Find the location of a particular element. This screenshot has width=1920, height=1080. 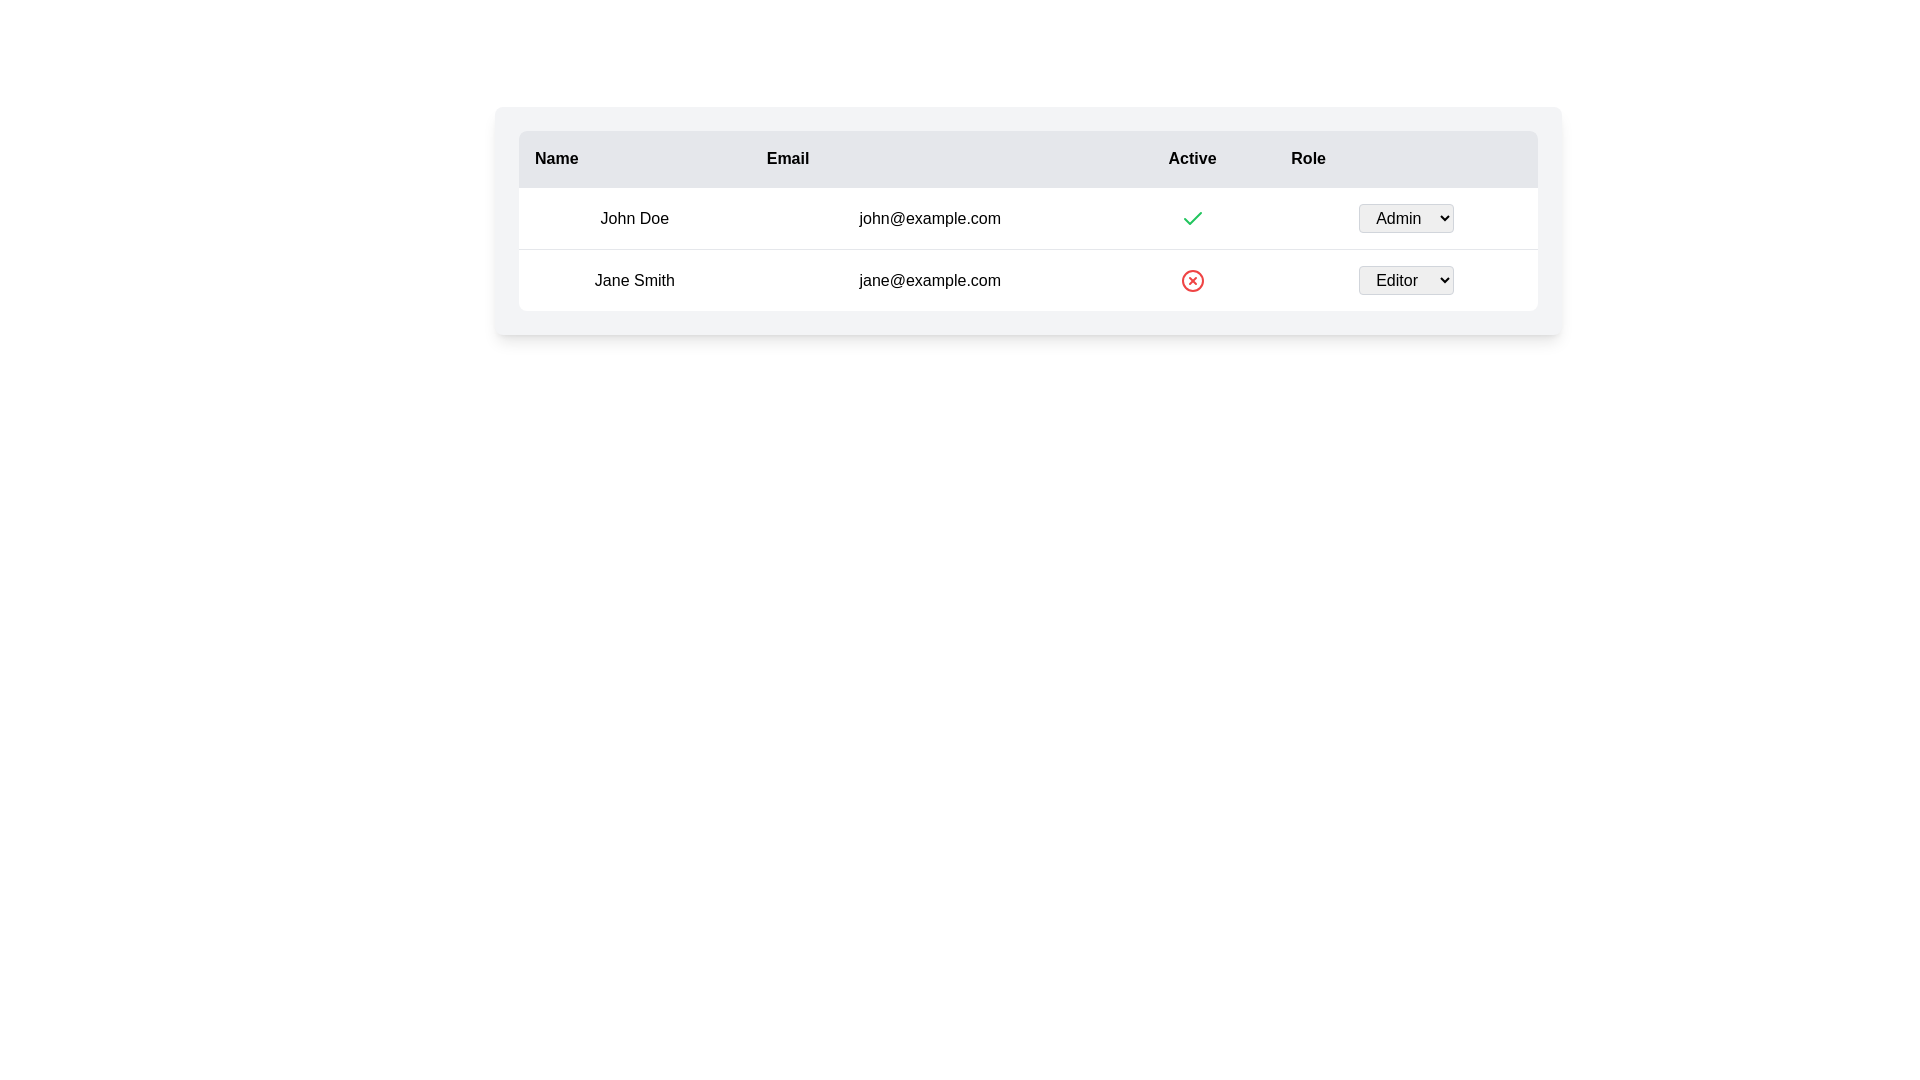

the static text displaying the email address associated with 'Jane Smith', located in the second row of the table under the 'Email' column is located at coordinates (929, 280).